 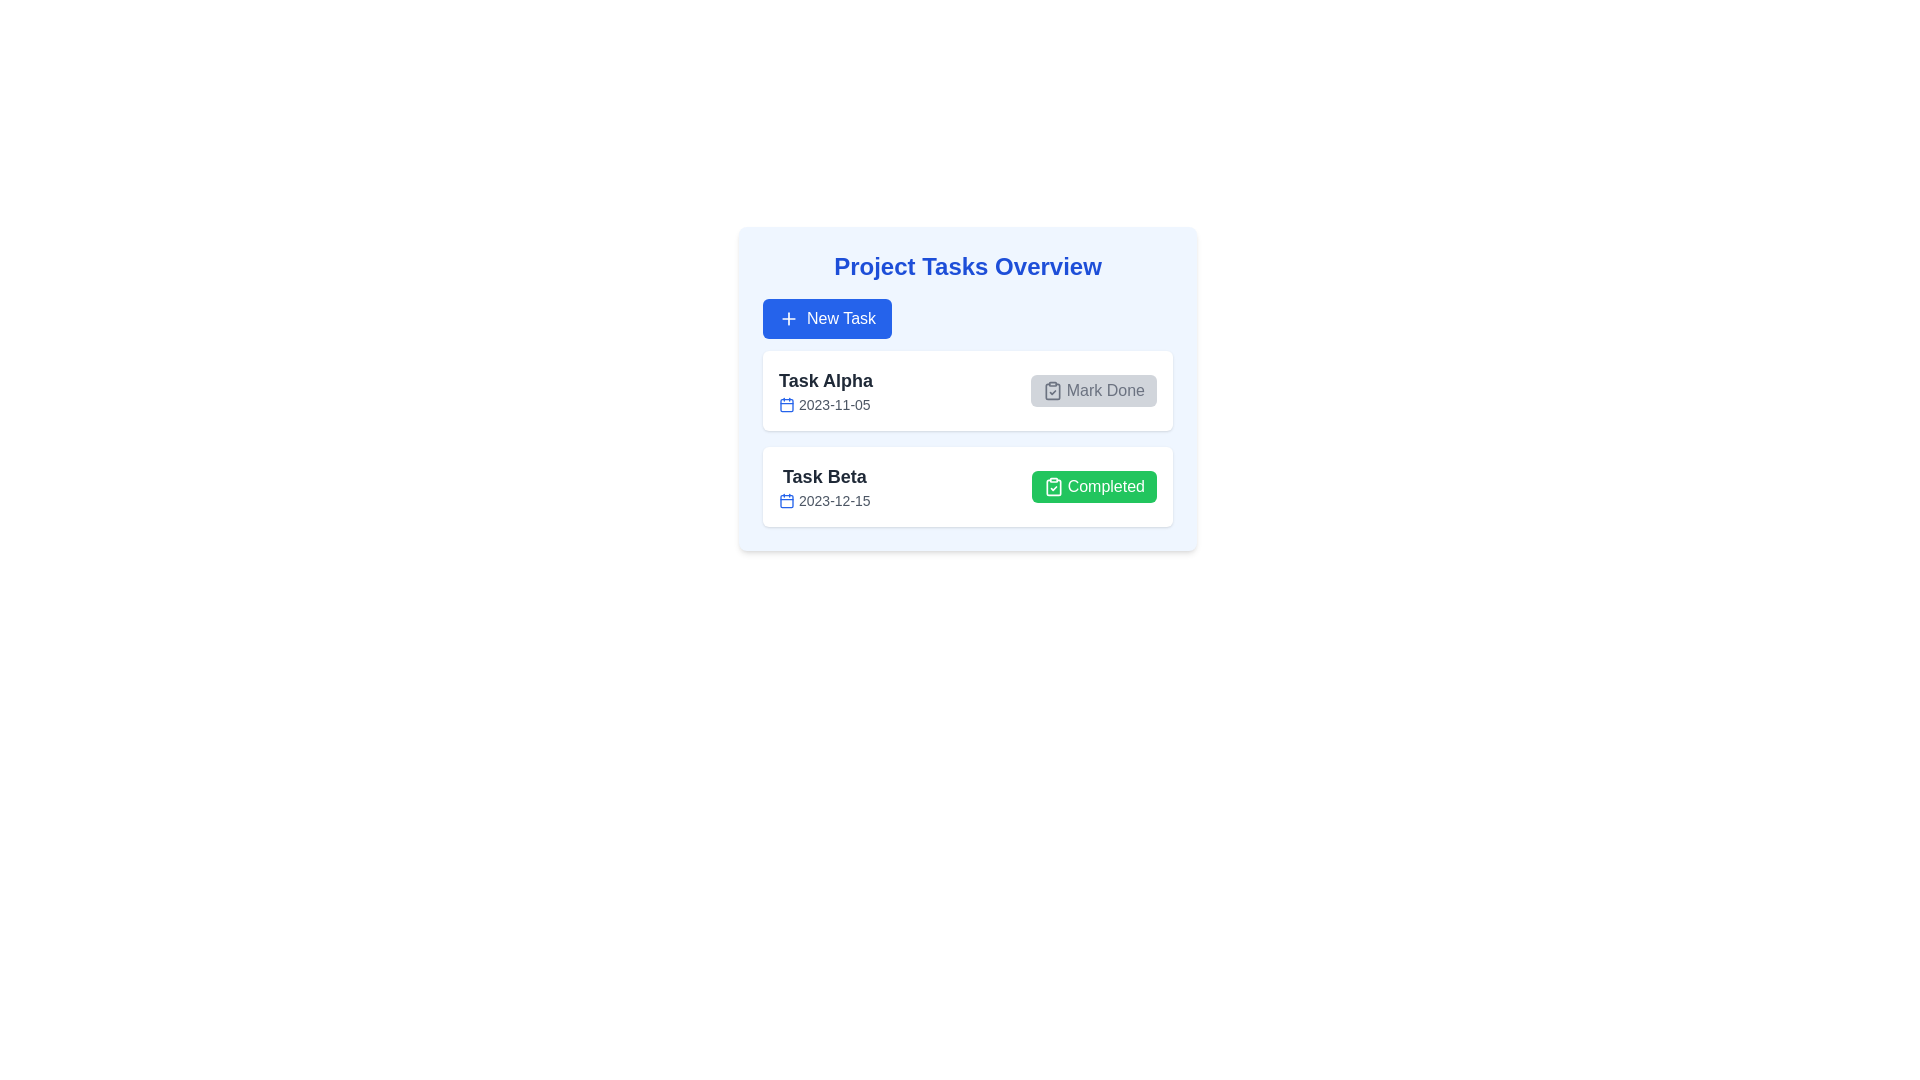 I want to click on the completion status icon within the green 'Completed' button located at the bottom-right corner of the 'Task Beta' entry in the task list, so click(x=1052, y=486).